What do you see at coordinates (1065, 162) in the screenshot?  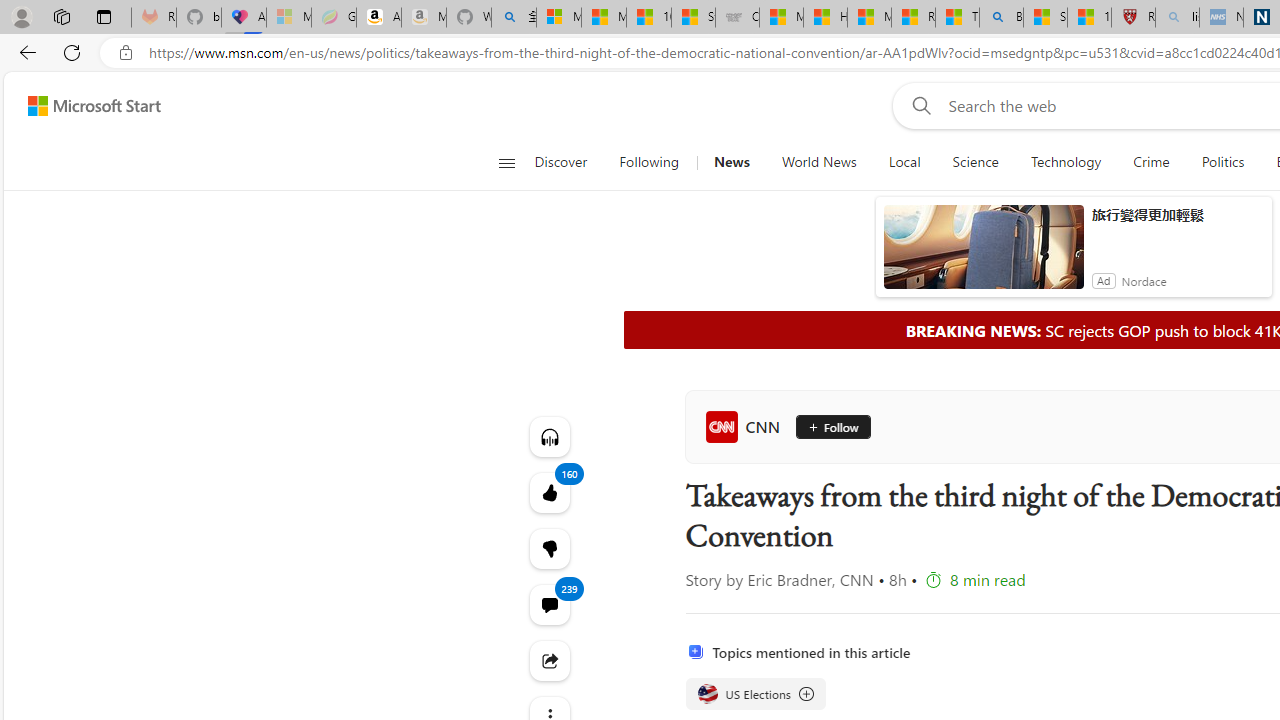 I see `'Technology'` at bounding box center [1065, 162].